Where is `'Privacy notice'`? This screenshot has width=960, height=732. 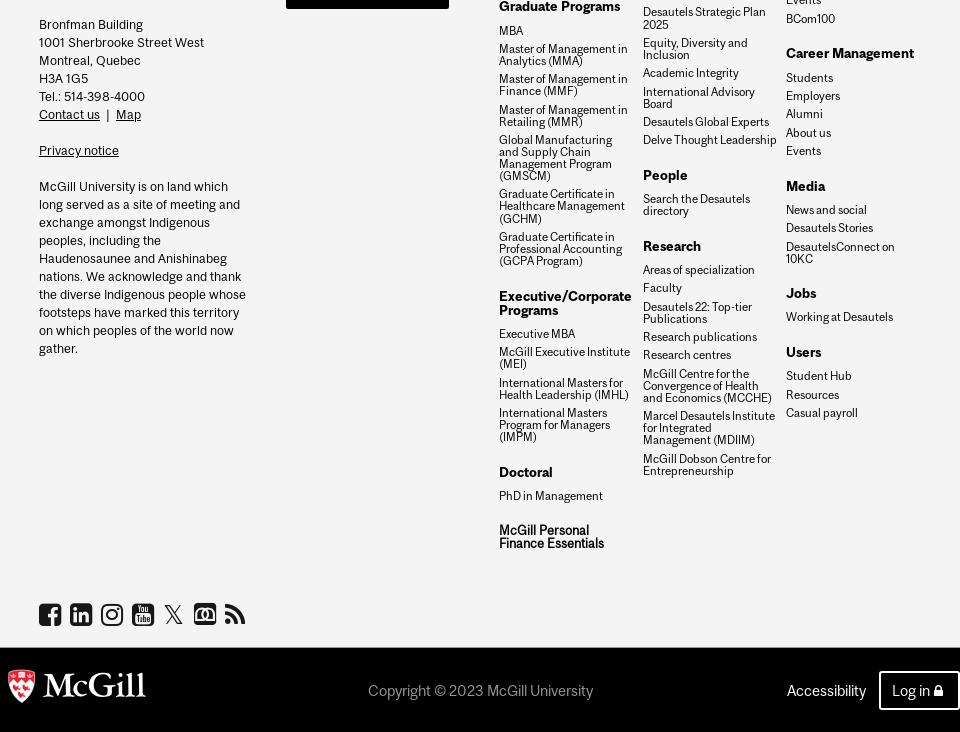
'Privacy notice' is located at coordinates (77, 150).